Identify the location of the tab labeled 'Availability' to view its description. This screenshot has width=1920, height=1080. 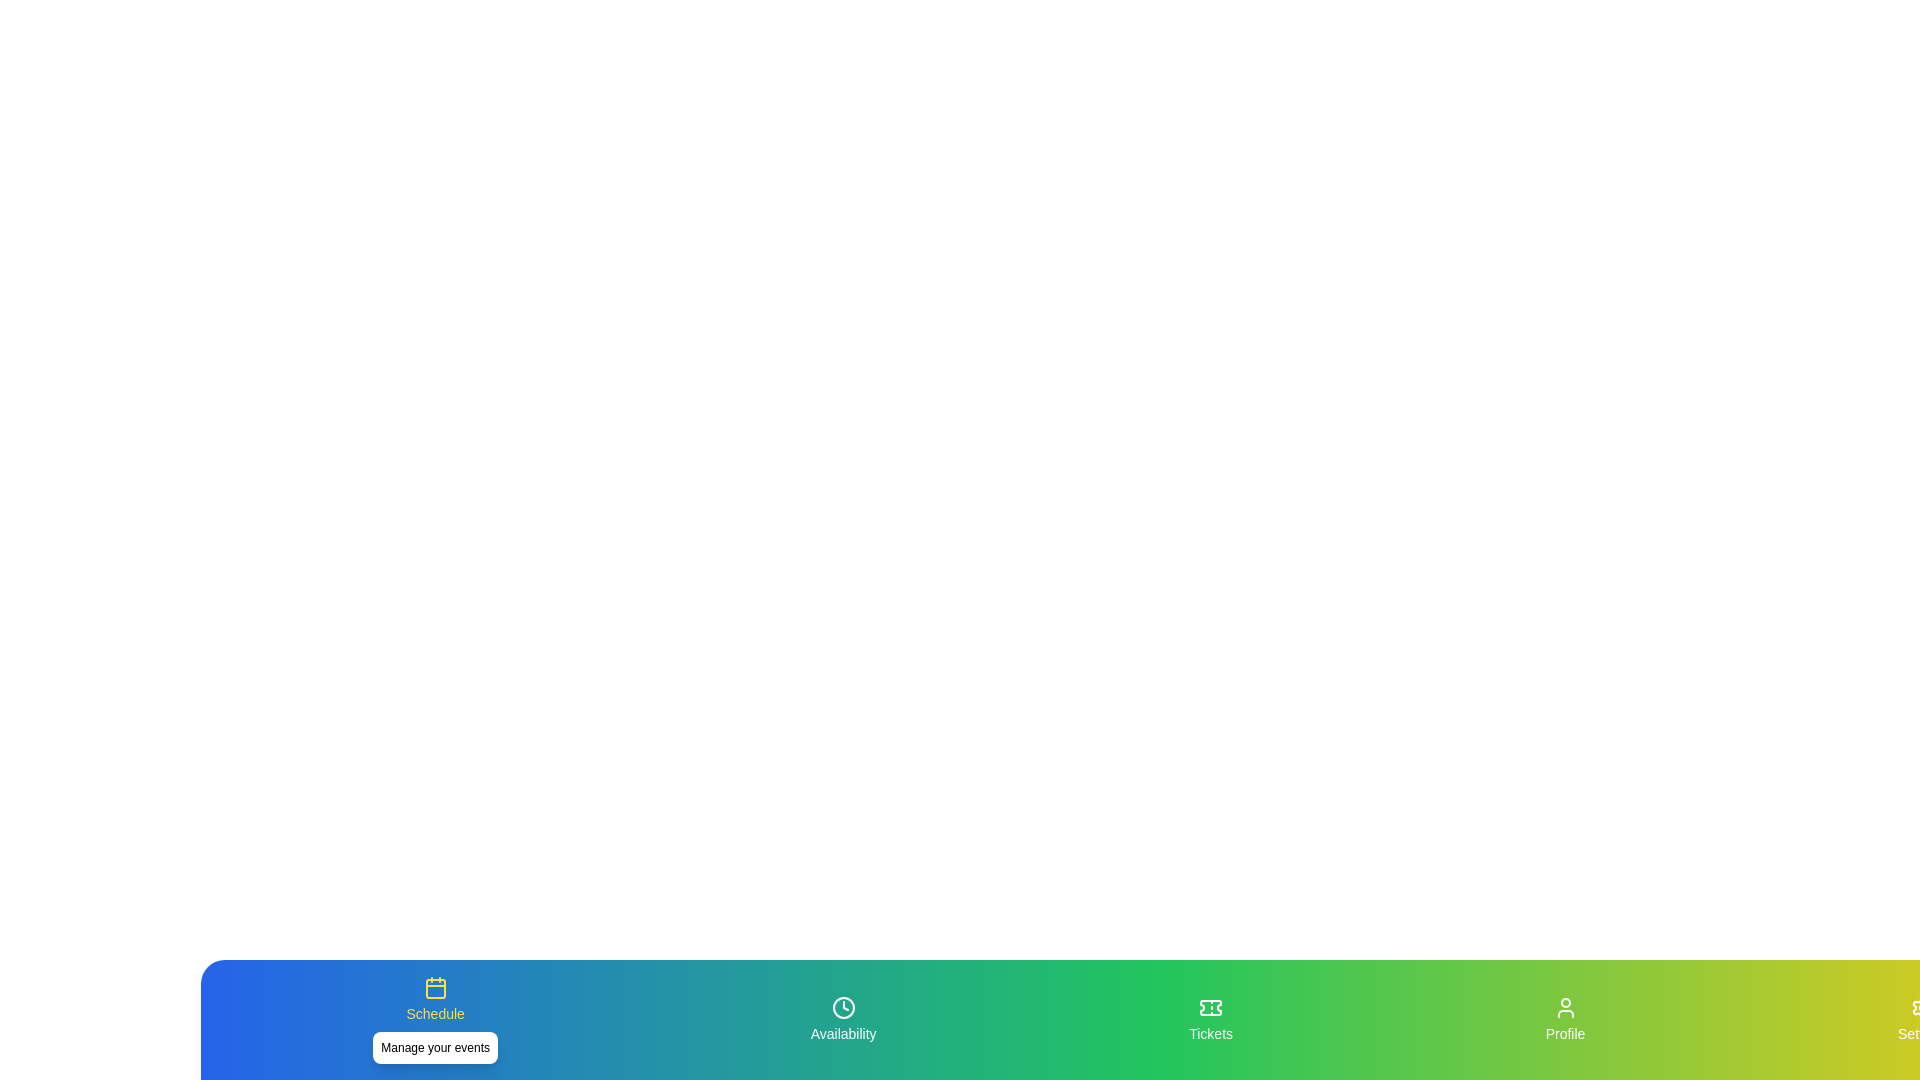
(843, 1019).